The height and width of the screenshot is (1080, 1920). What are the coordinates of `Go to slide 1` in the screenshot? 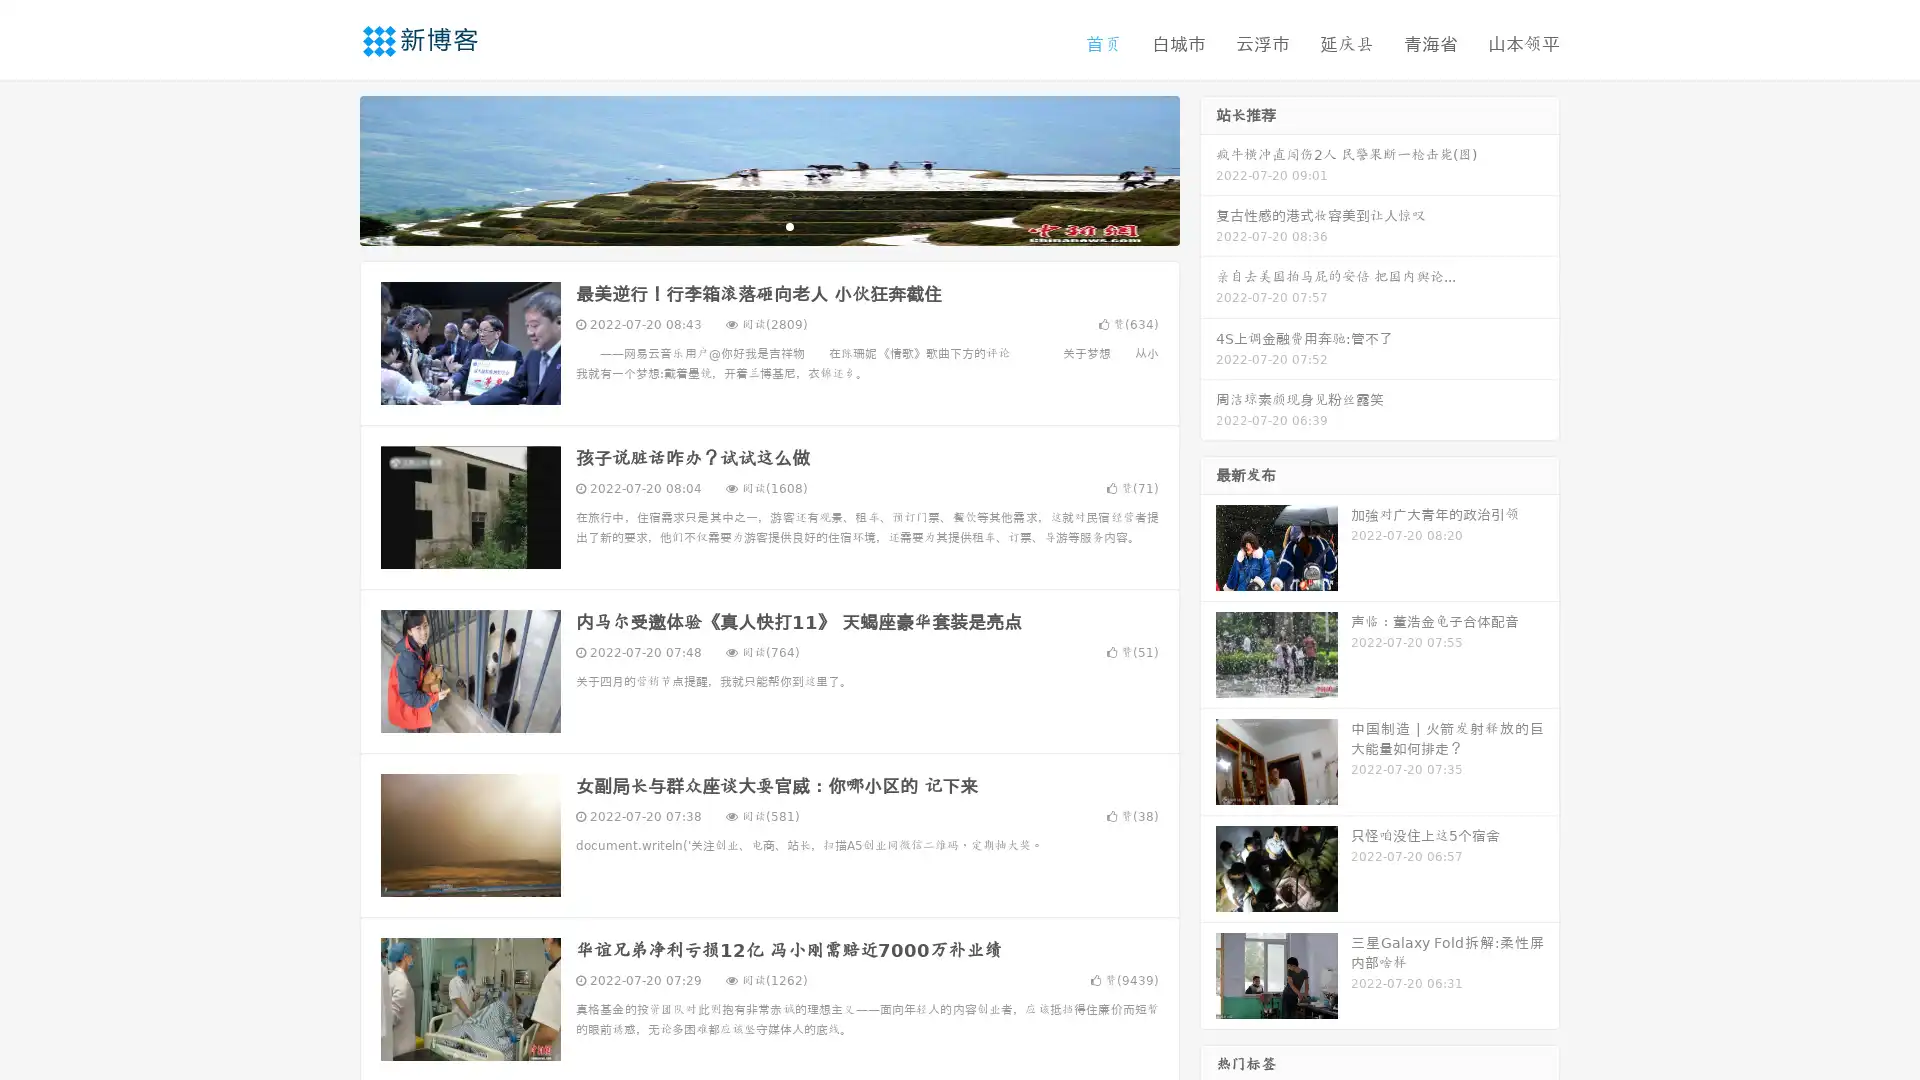 It's located at (748, 225).